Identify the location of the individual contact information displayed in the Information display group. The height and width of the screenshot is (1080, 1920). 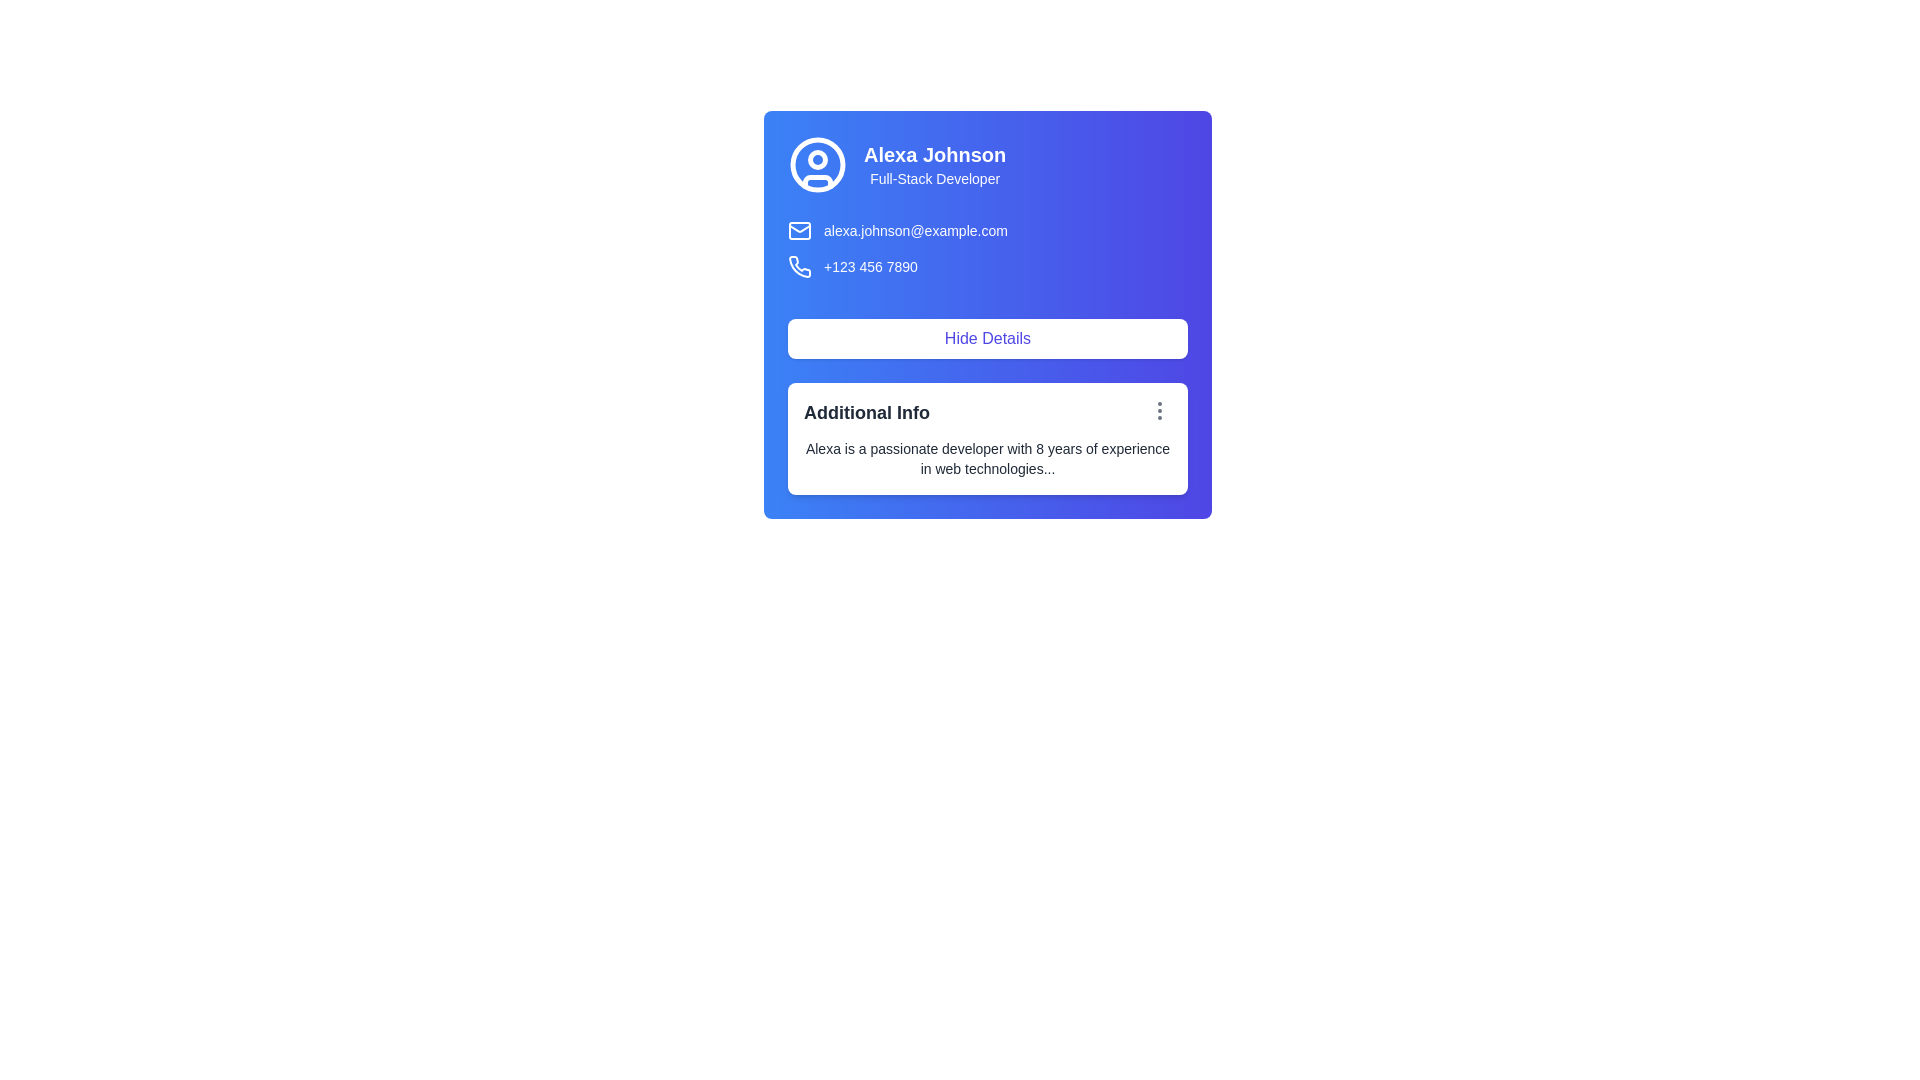
(988, 248).